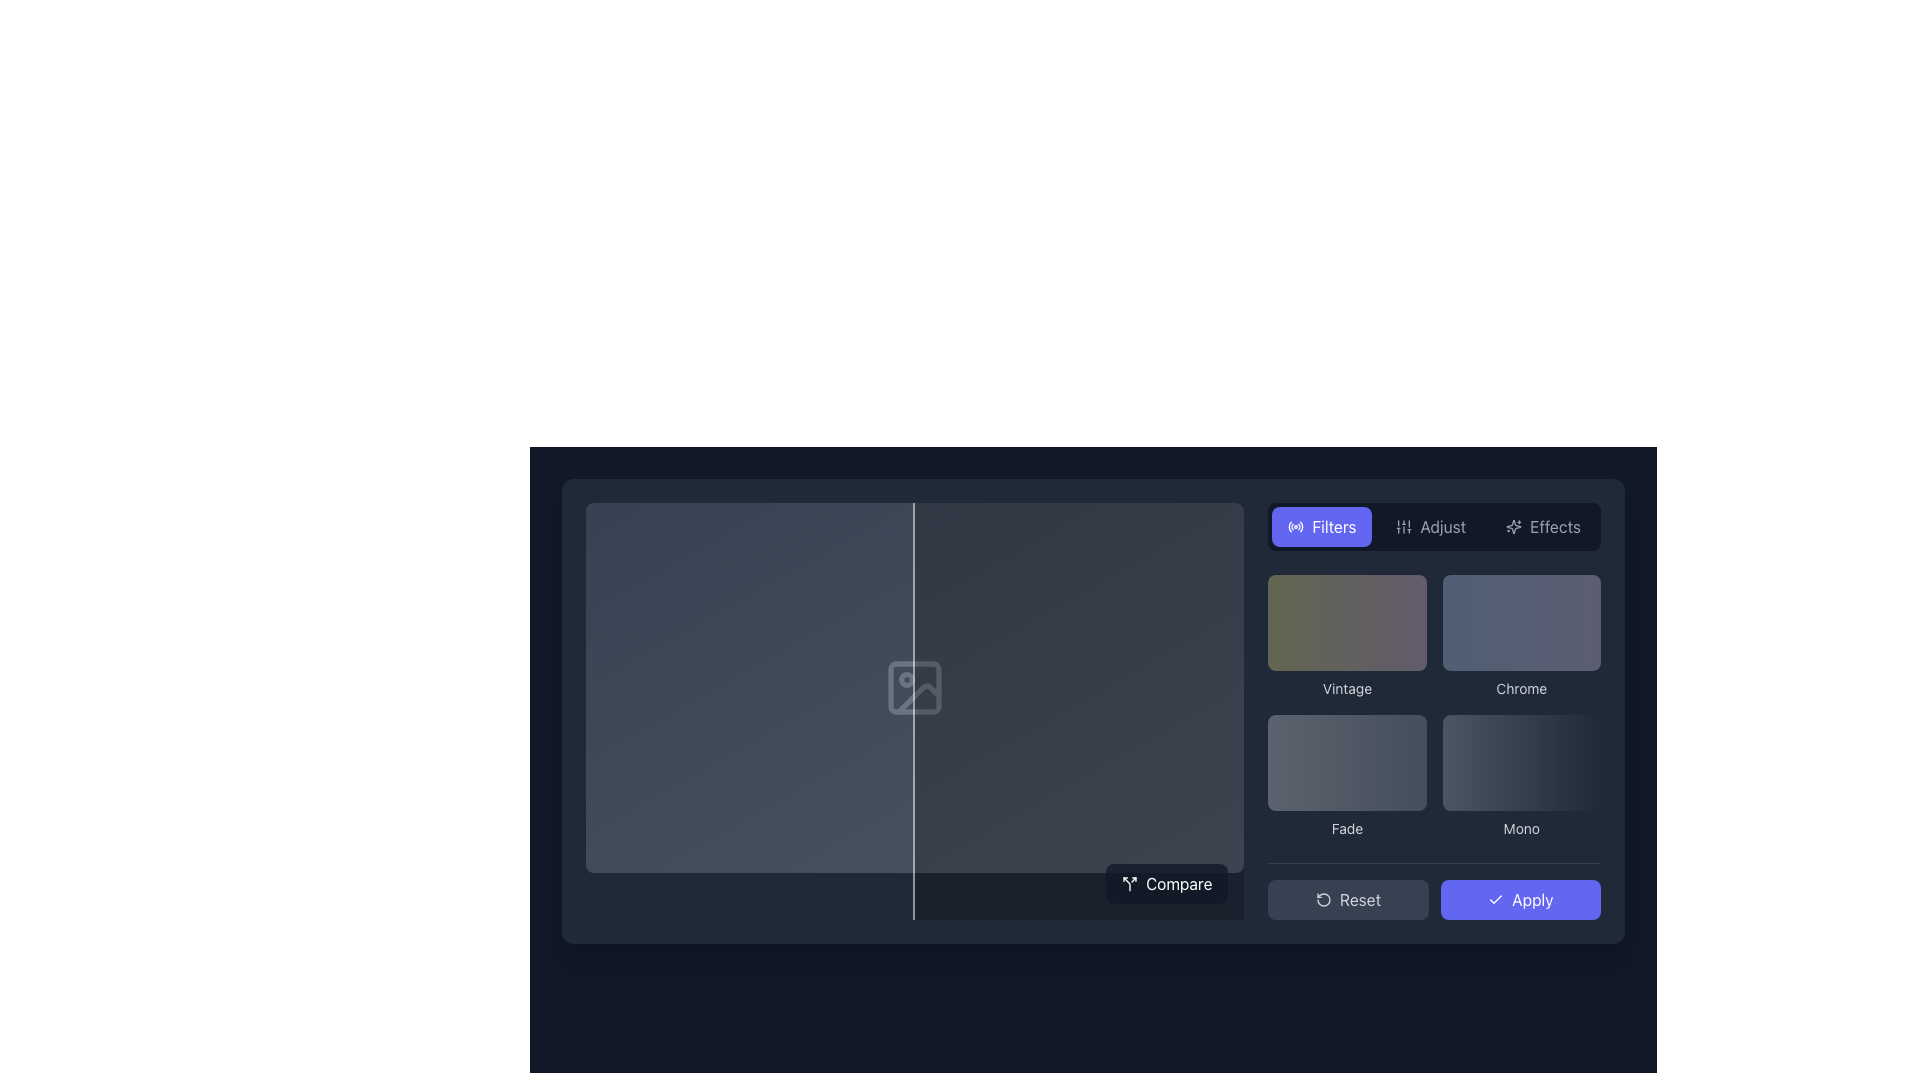 This screenshot has width=1920, height=1080. What do you see at coordinates (1430, 526) in the screenshot?
I see `the center button labeled 'Adjust' with a vertical sliders icon` at bounding box center [1430, 526].